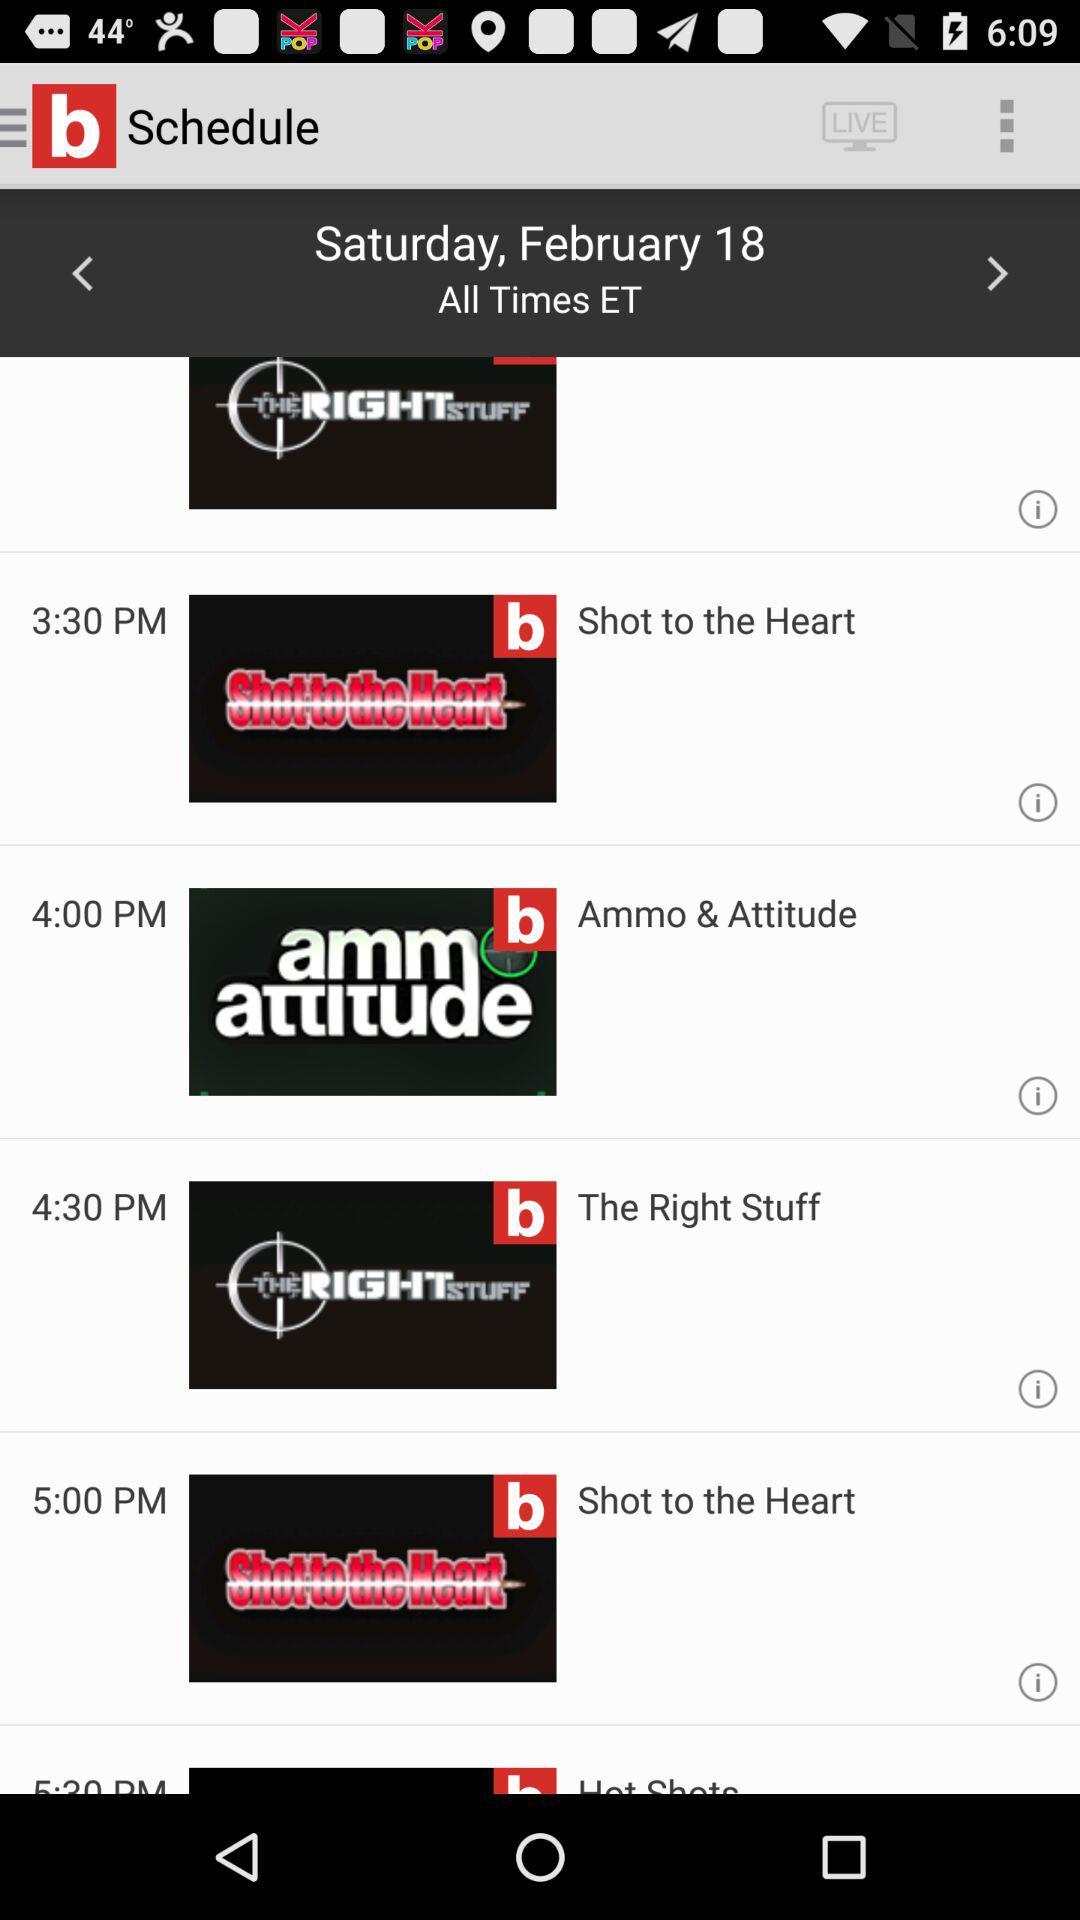  Describe the element at coordinates (83, 291) in the screenshot. I see `the arrow_backward icon` at that location.